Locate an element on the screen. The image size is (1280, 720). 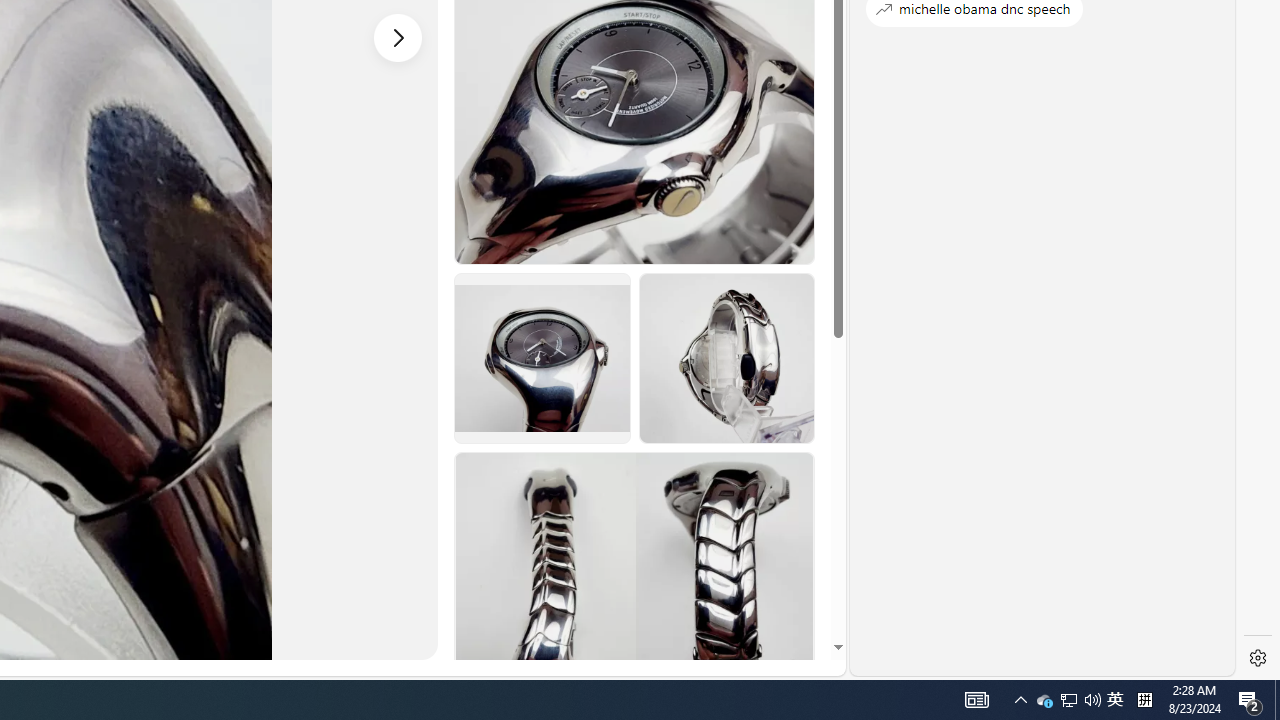
'Next image - Item images thumbnails' is located at coordinates (398, 37).